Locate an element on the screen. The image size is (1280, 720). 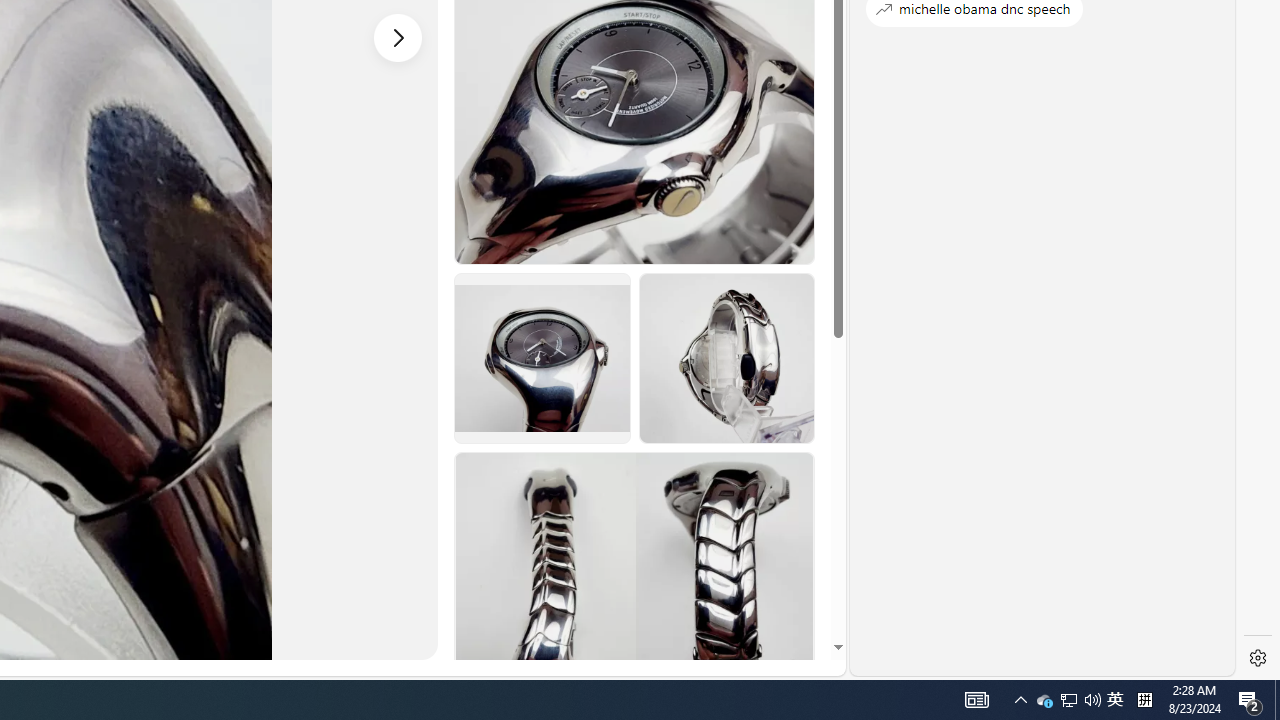
'Next image - Item images thumbnails' is located at coordinates (398, 37).